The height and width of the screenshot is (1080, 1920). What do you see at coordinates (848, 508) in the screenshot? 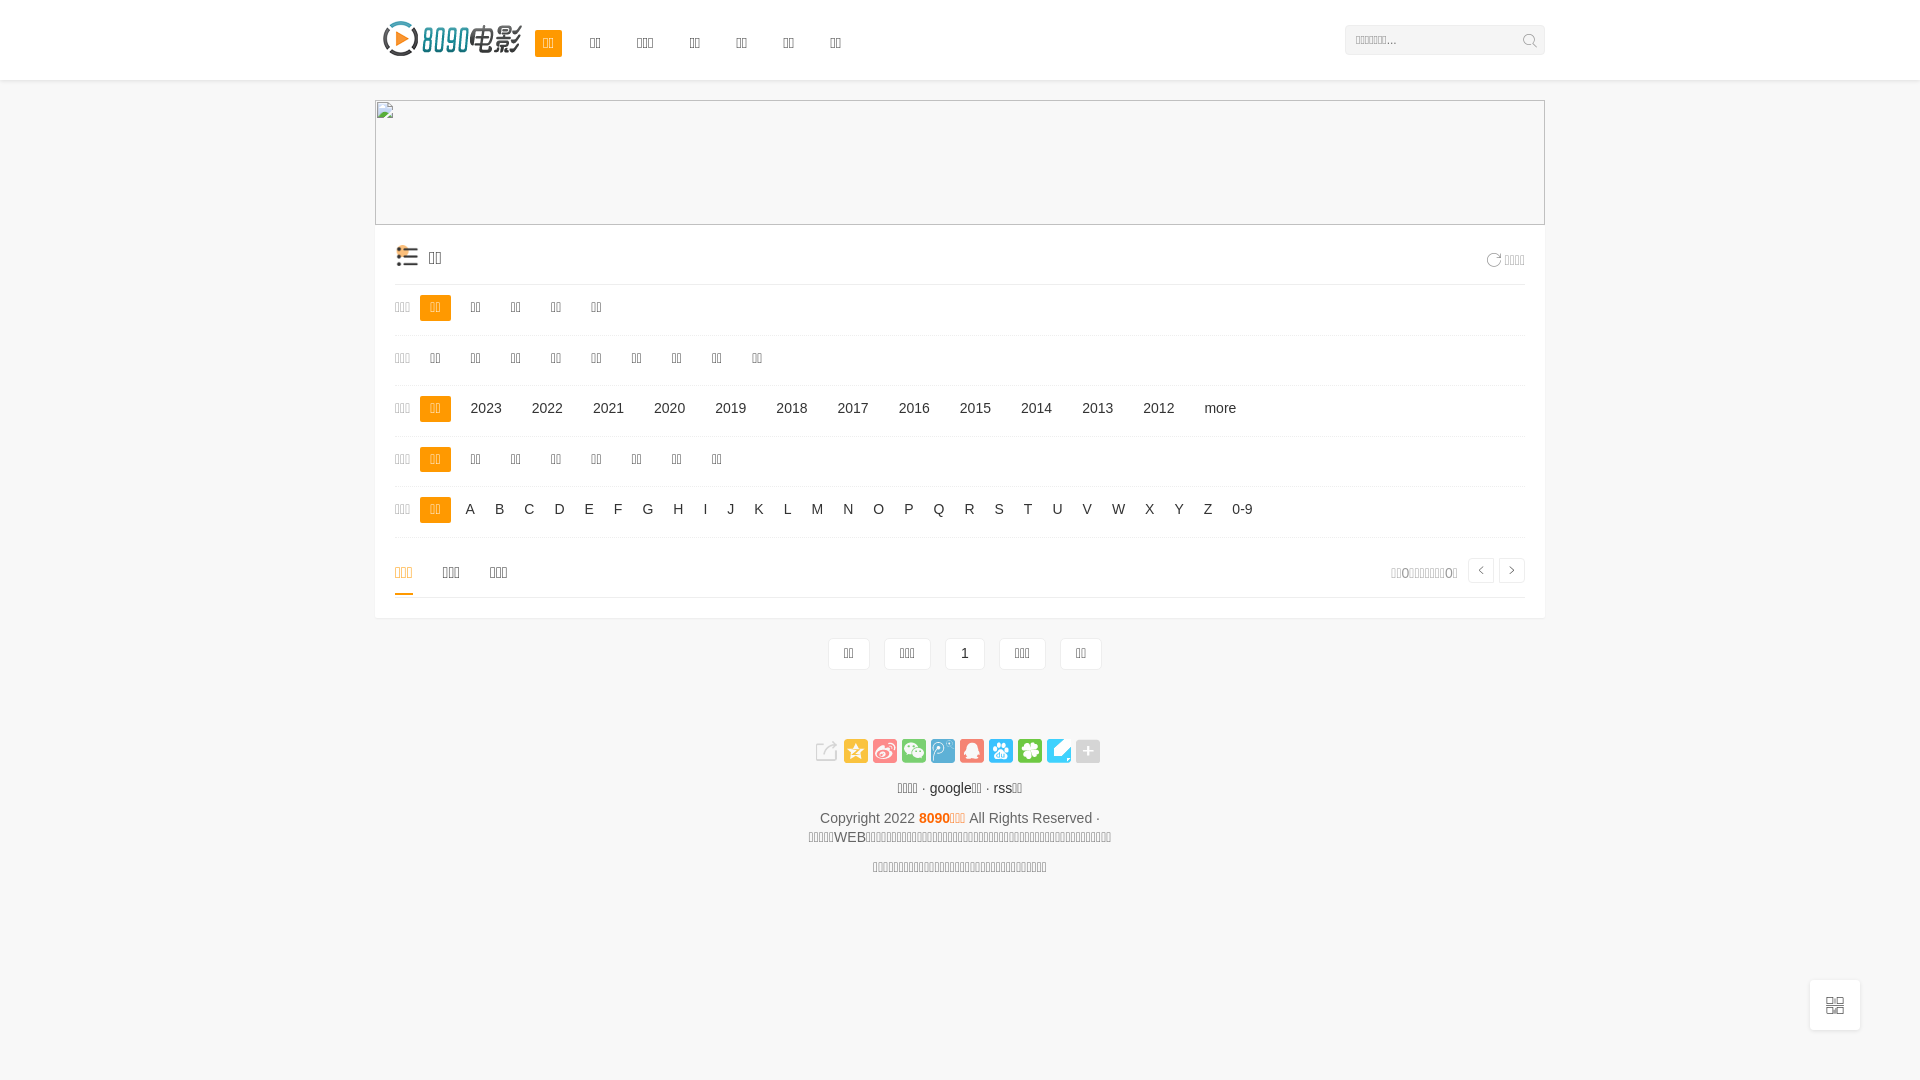
I see `'N'` at bounding box center [848, 508].